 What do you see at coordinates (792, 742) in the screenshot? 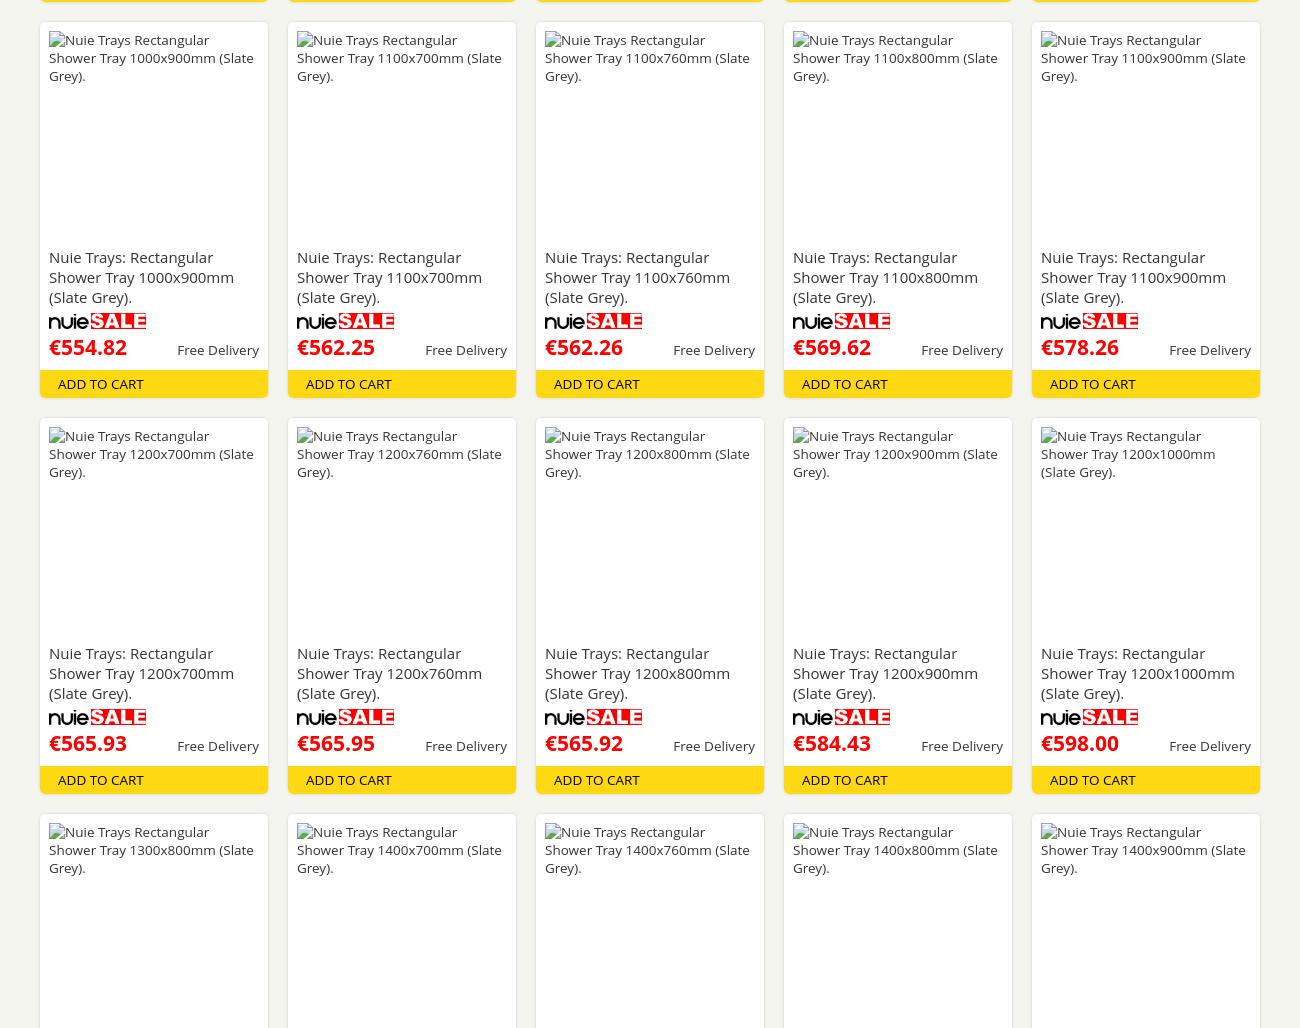
I see `'€584.43'` at bounding box center [792, 742].